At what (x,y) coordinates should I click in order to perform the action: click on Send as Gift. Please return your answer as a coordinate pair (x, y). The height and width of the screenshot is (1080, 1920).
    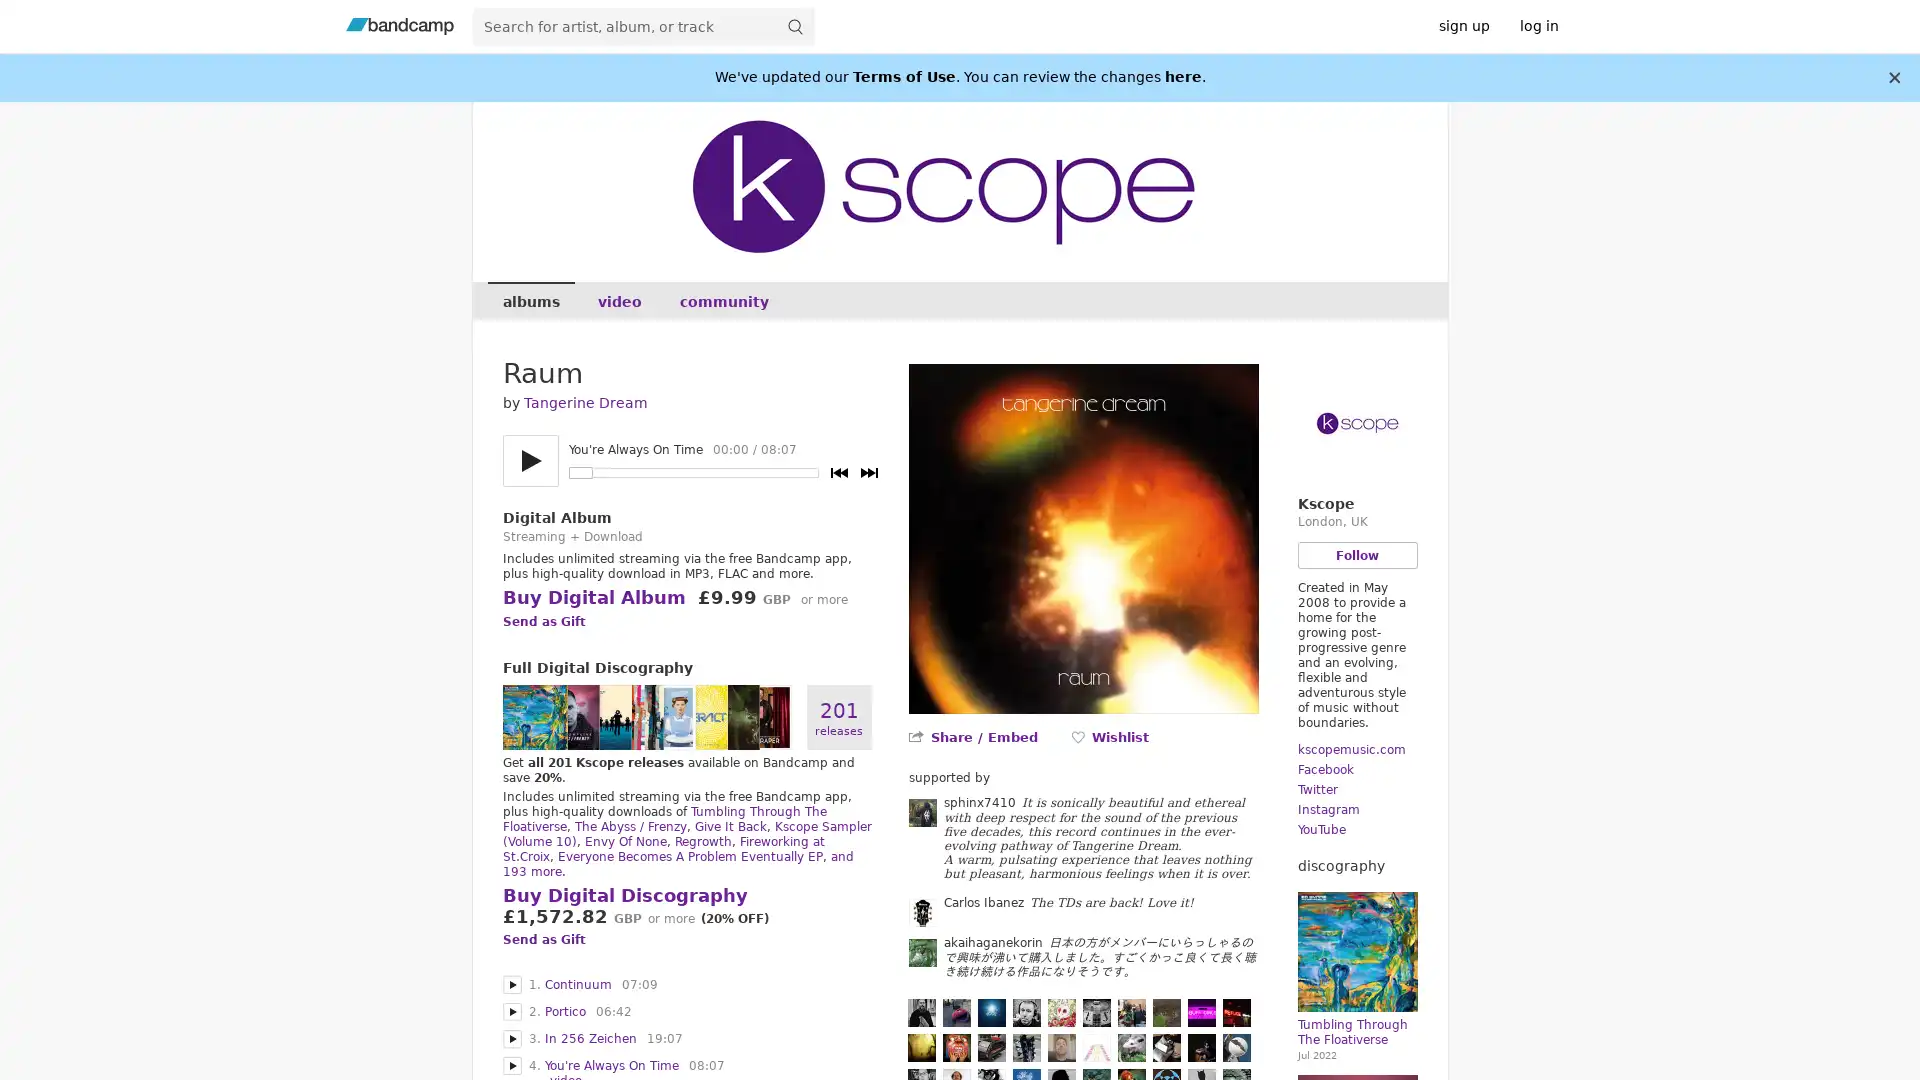
    Looking at the image, I should click on (543, 940).